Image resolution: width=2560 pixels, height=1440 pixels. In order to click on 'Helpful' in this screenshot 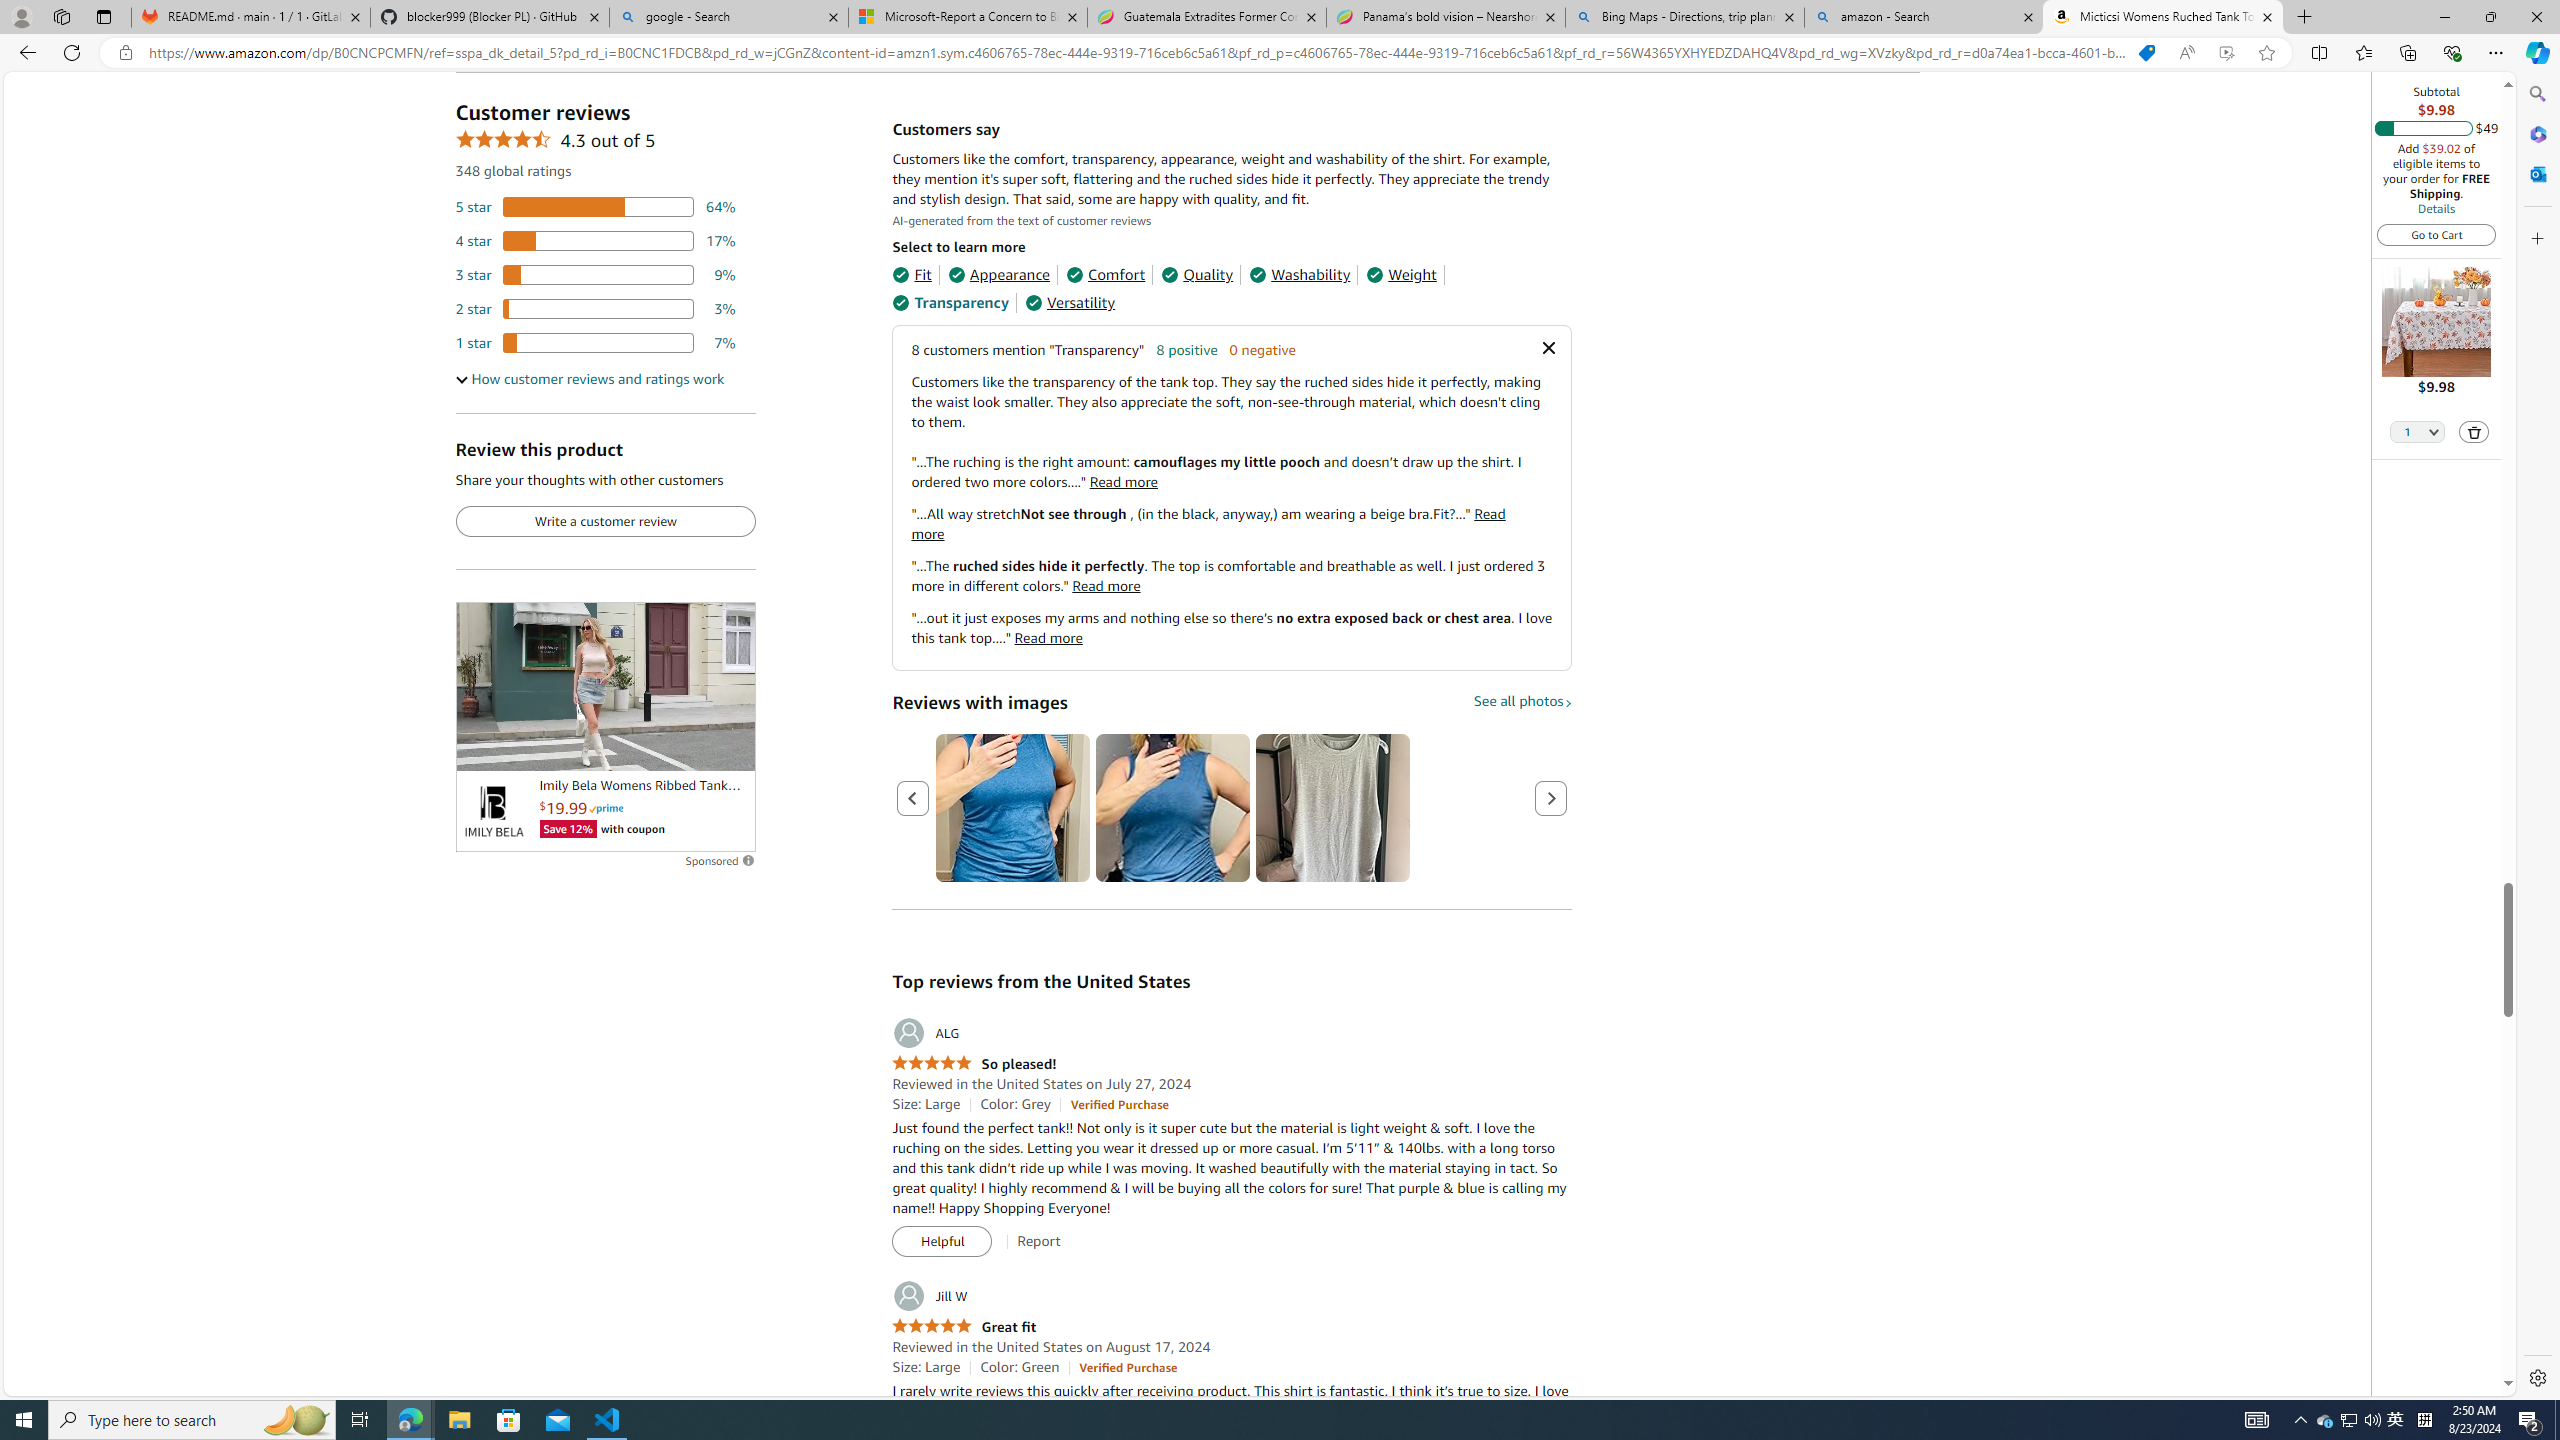, I will do `click(942, 1241)`.